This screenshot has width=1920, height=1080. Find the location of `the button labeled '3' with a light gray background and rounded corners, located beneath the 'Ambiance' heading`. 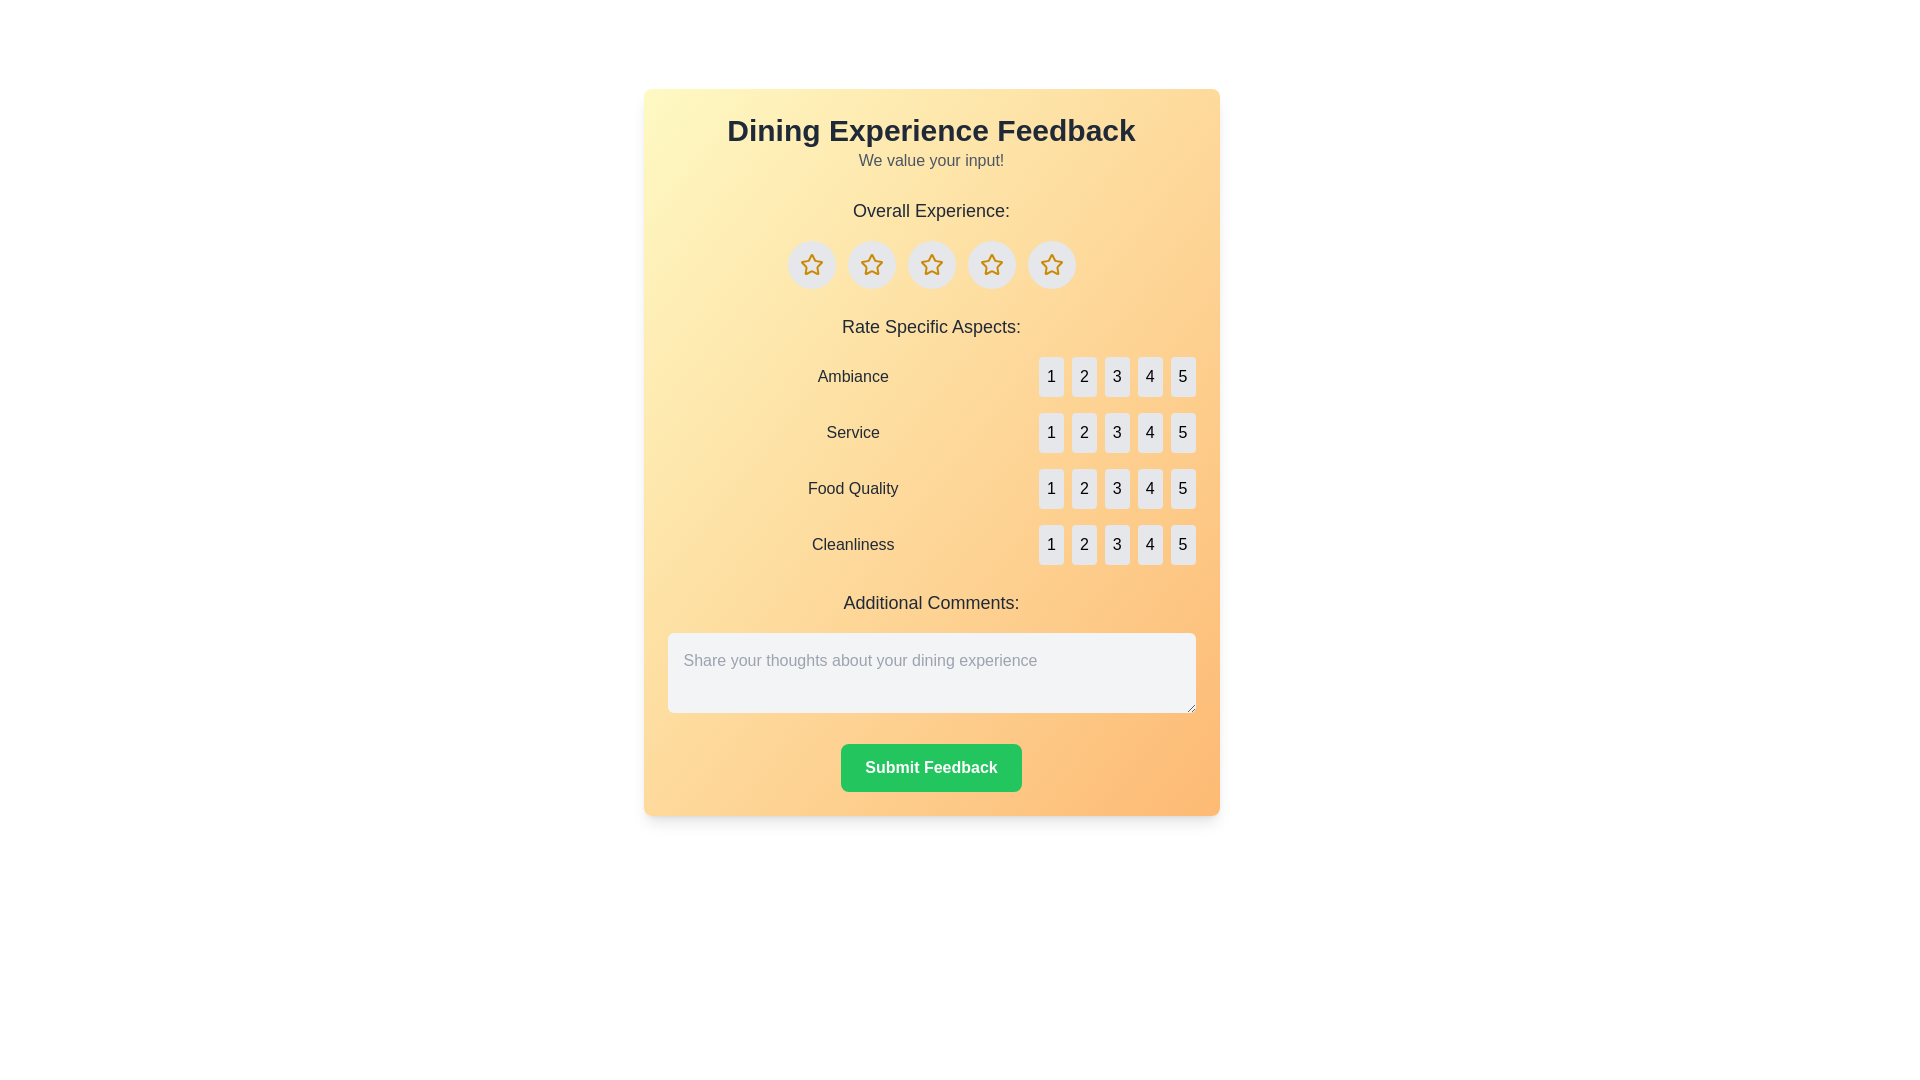

the button labeled '3' with a light gray background and rounded corners, located beneath the 'Ambiance' heading is located at coordinates (1116, 377).